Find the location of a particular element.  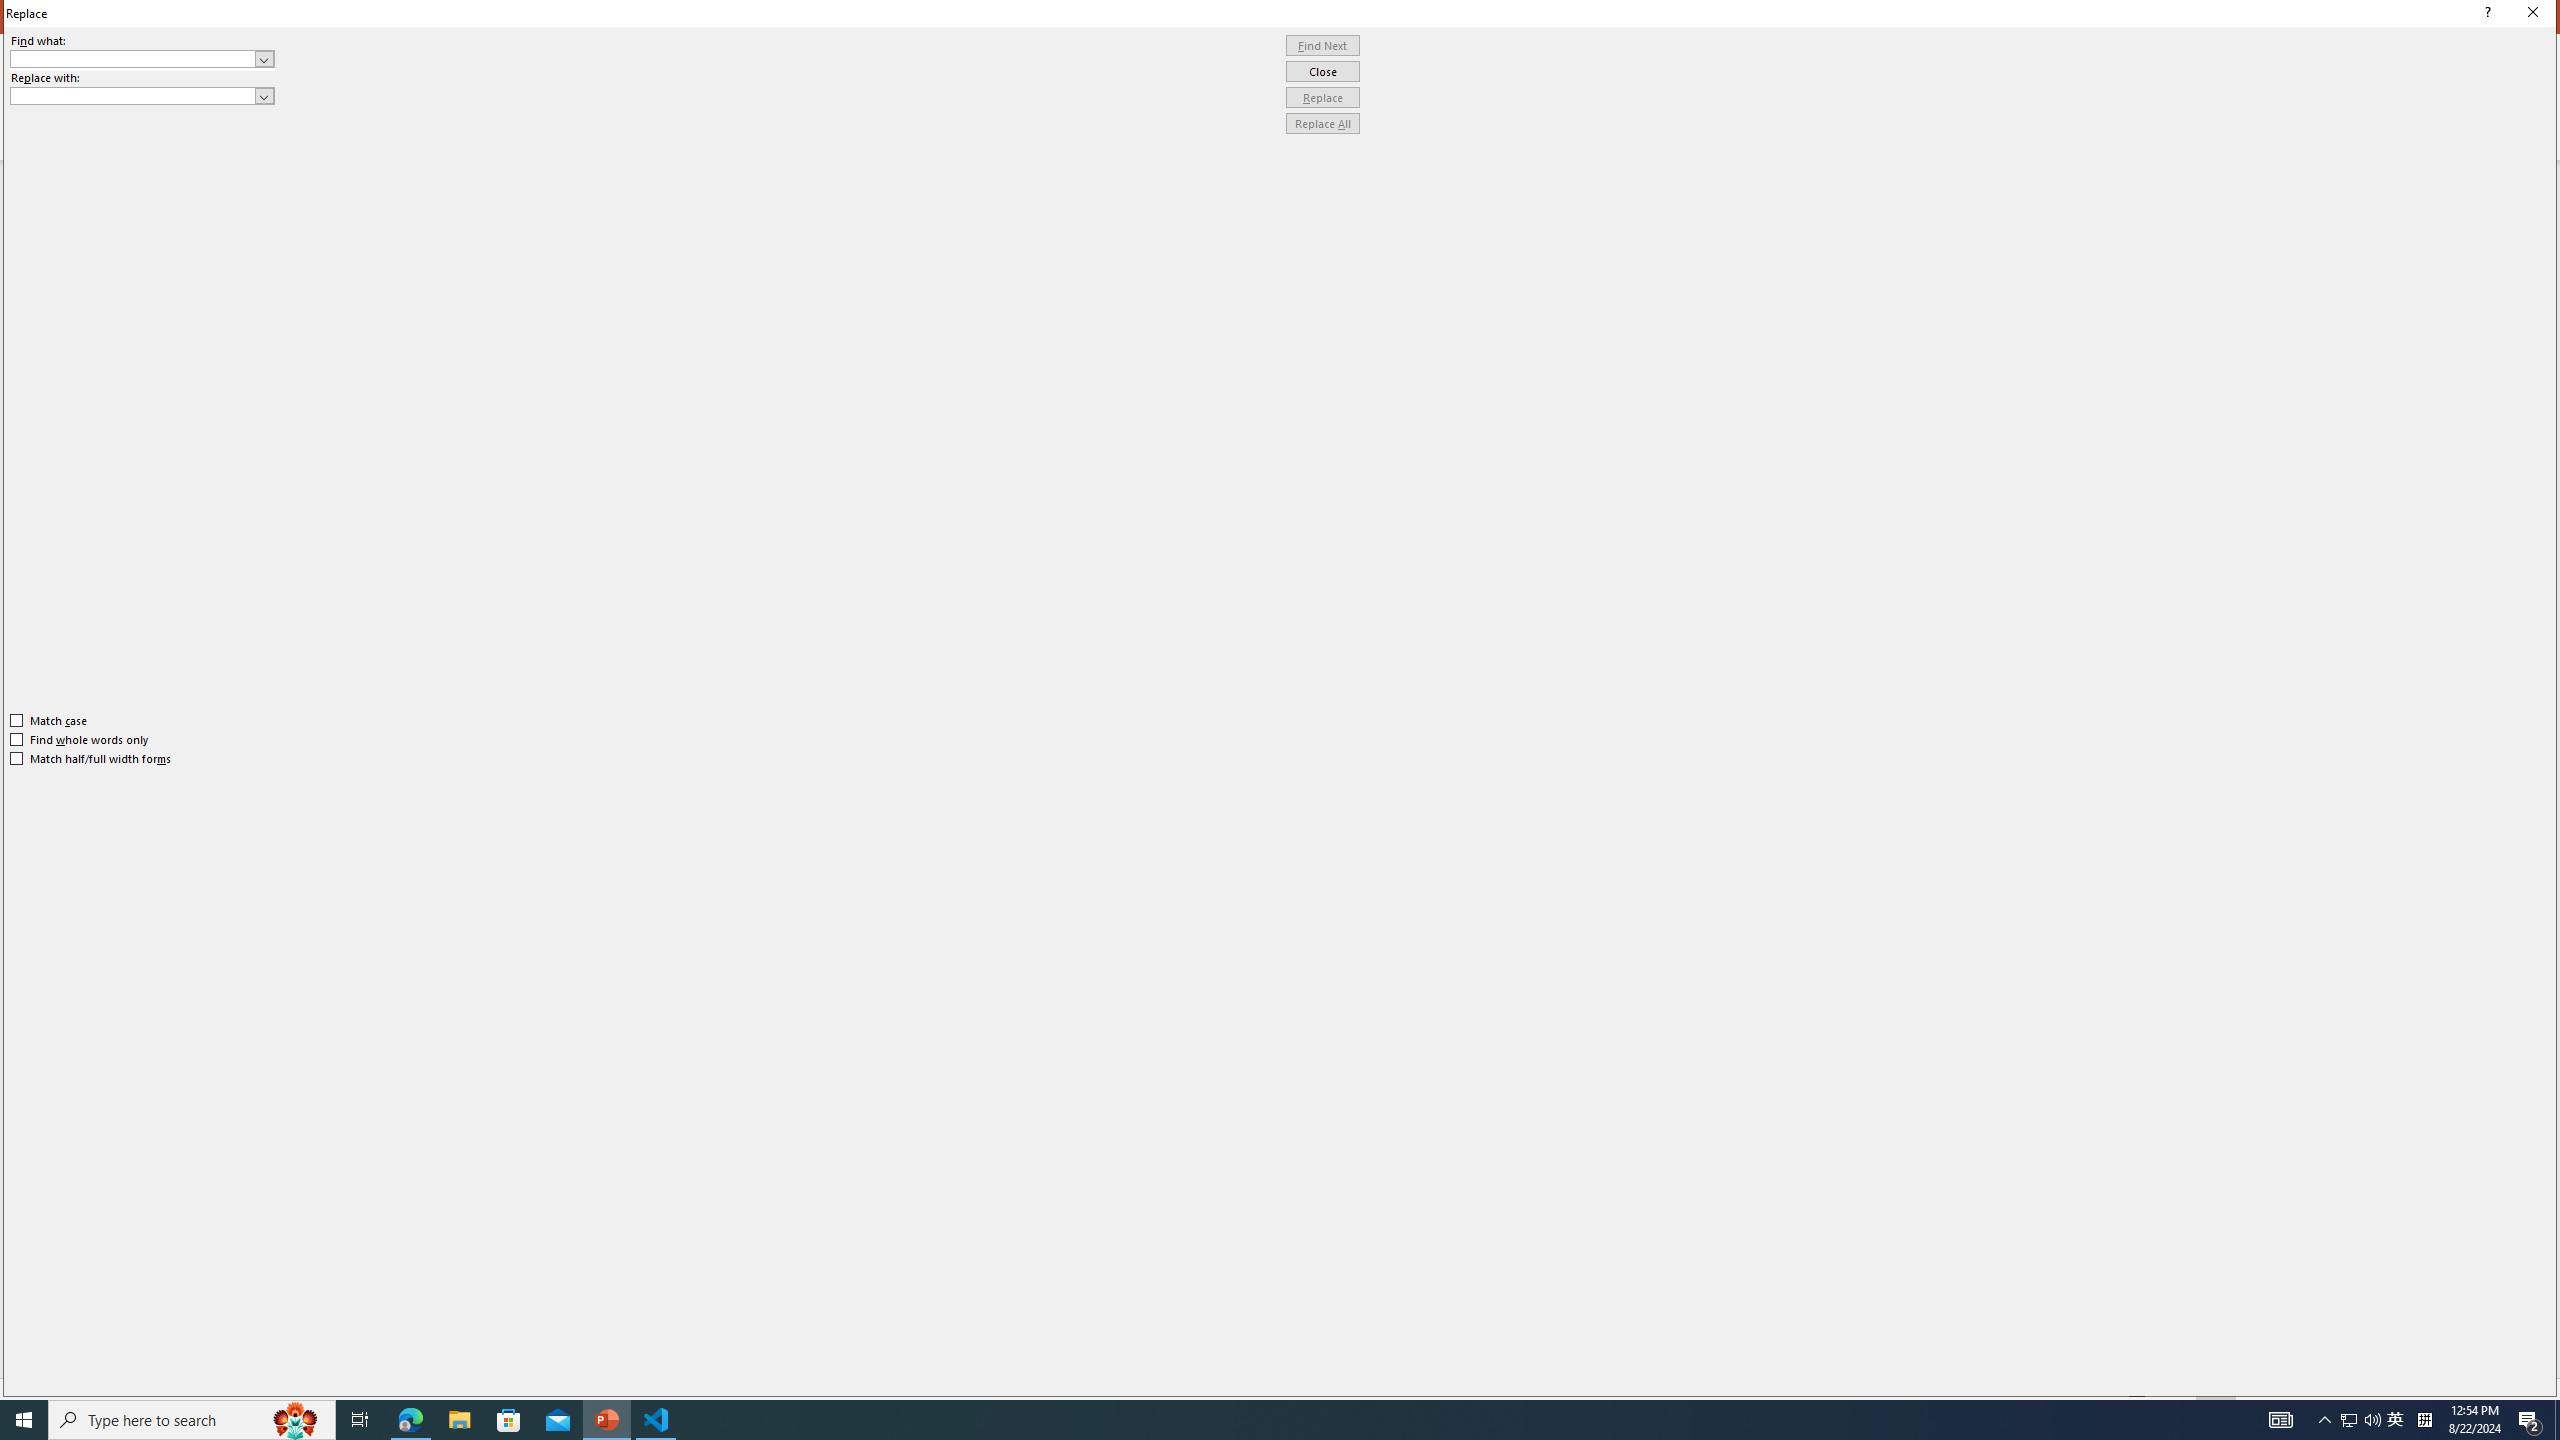

'Replace' is located at coordinates (1322, 96).